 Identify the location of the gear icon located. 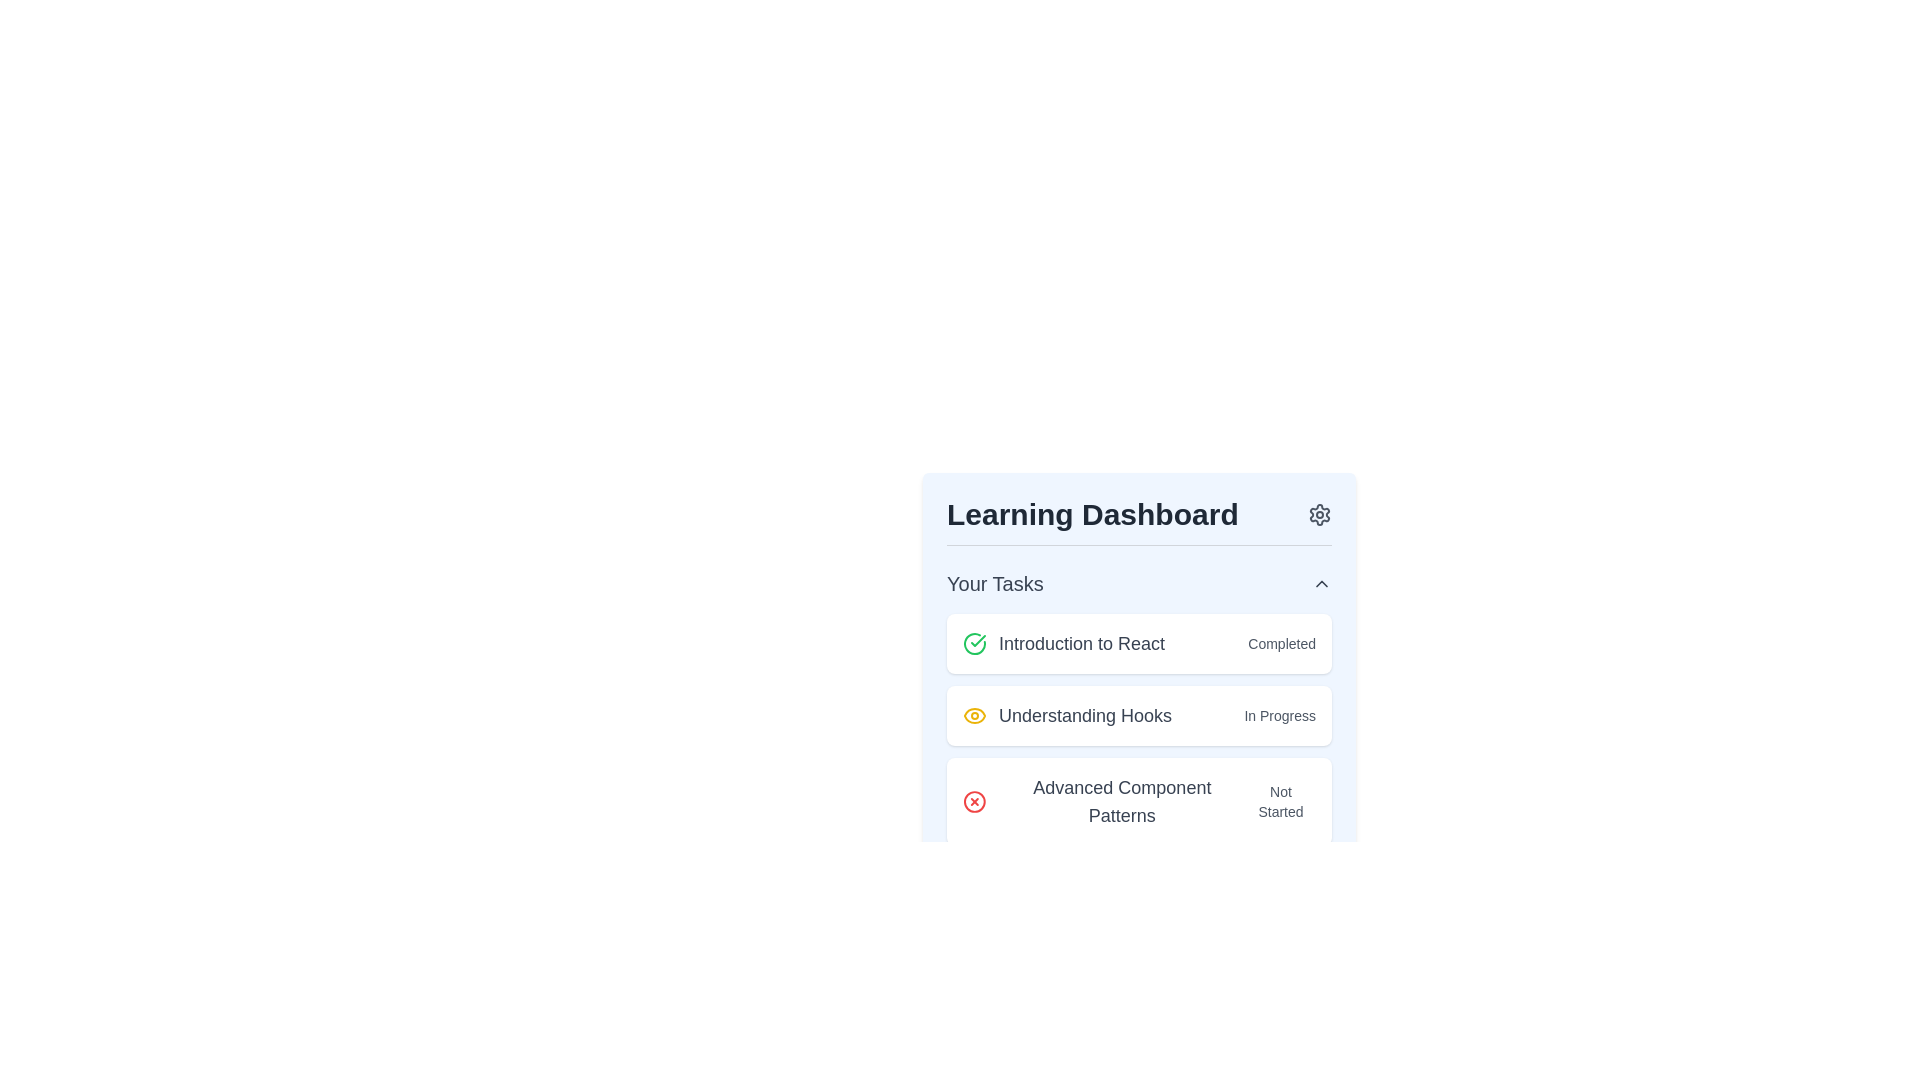
(1320, 514).